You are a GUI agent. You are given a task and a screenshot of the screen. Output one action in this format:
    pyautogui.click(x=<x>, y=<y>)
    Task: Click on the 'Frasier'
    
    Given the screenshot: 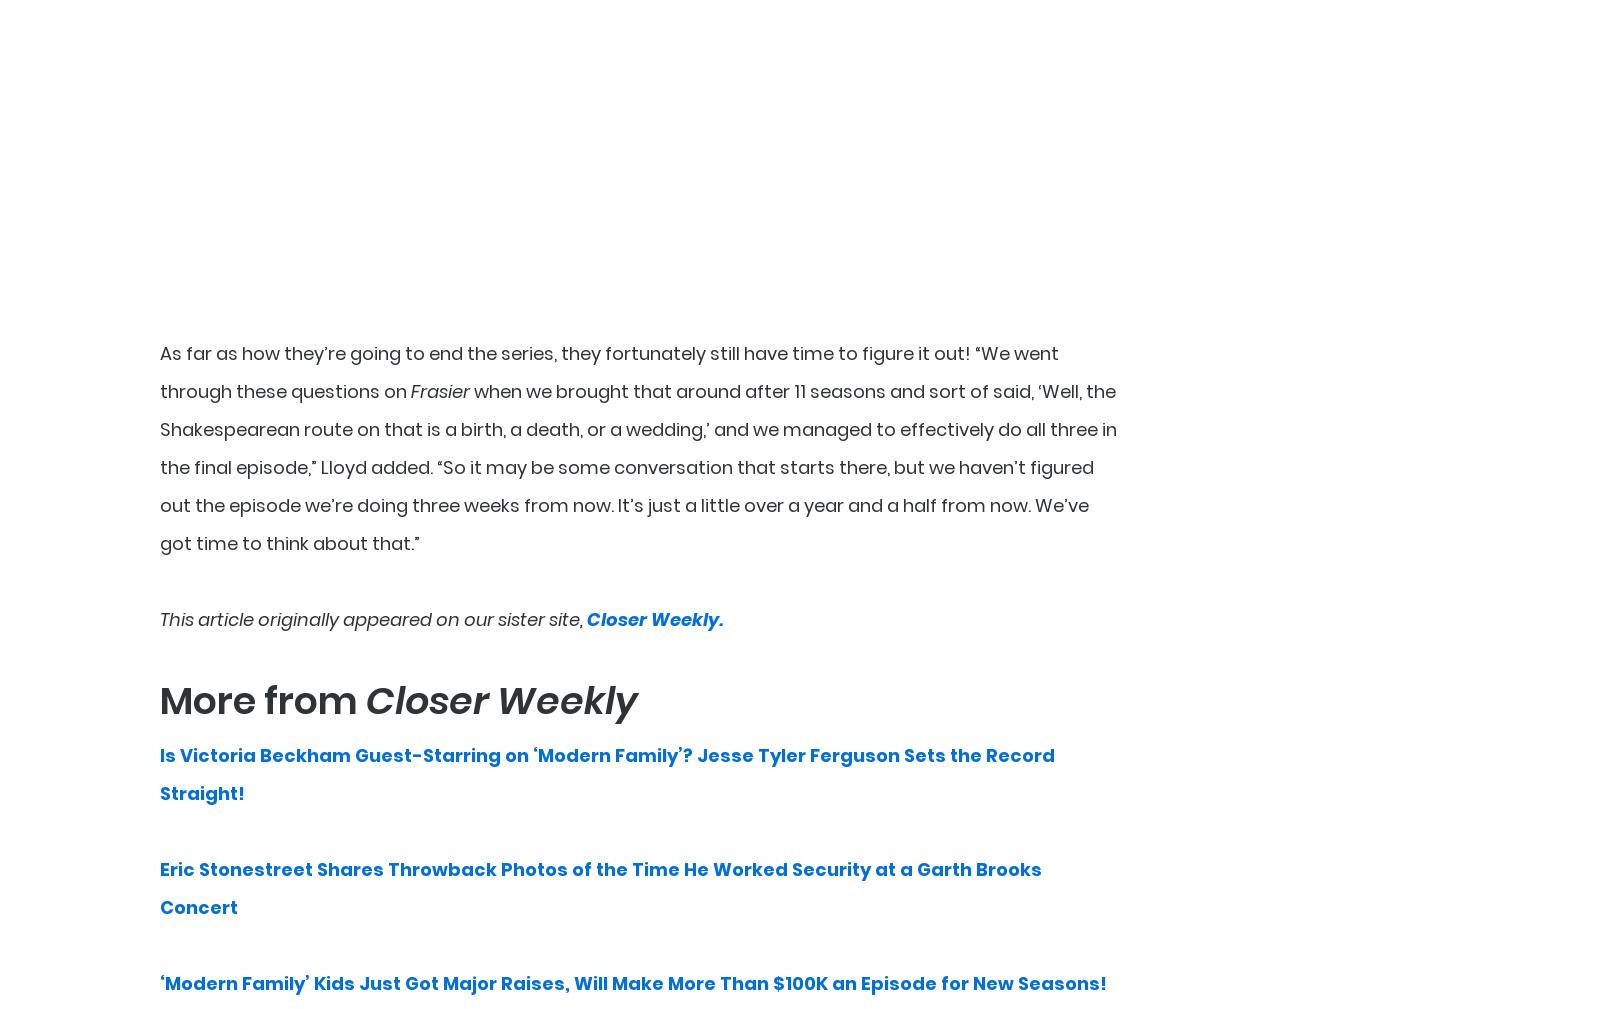 What is the action you would take?
    pyautogui.click(x=439, y=390)
    